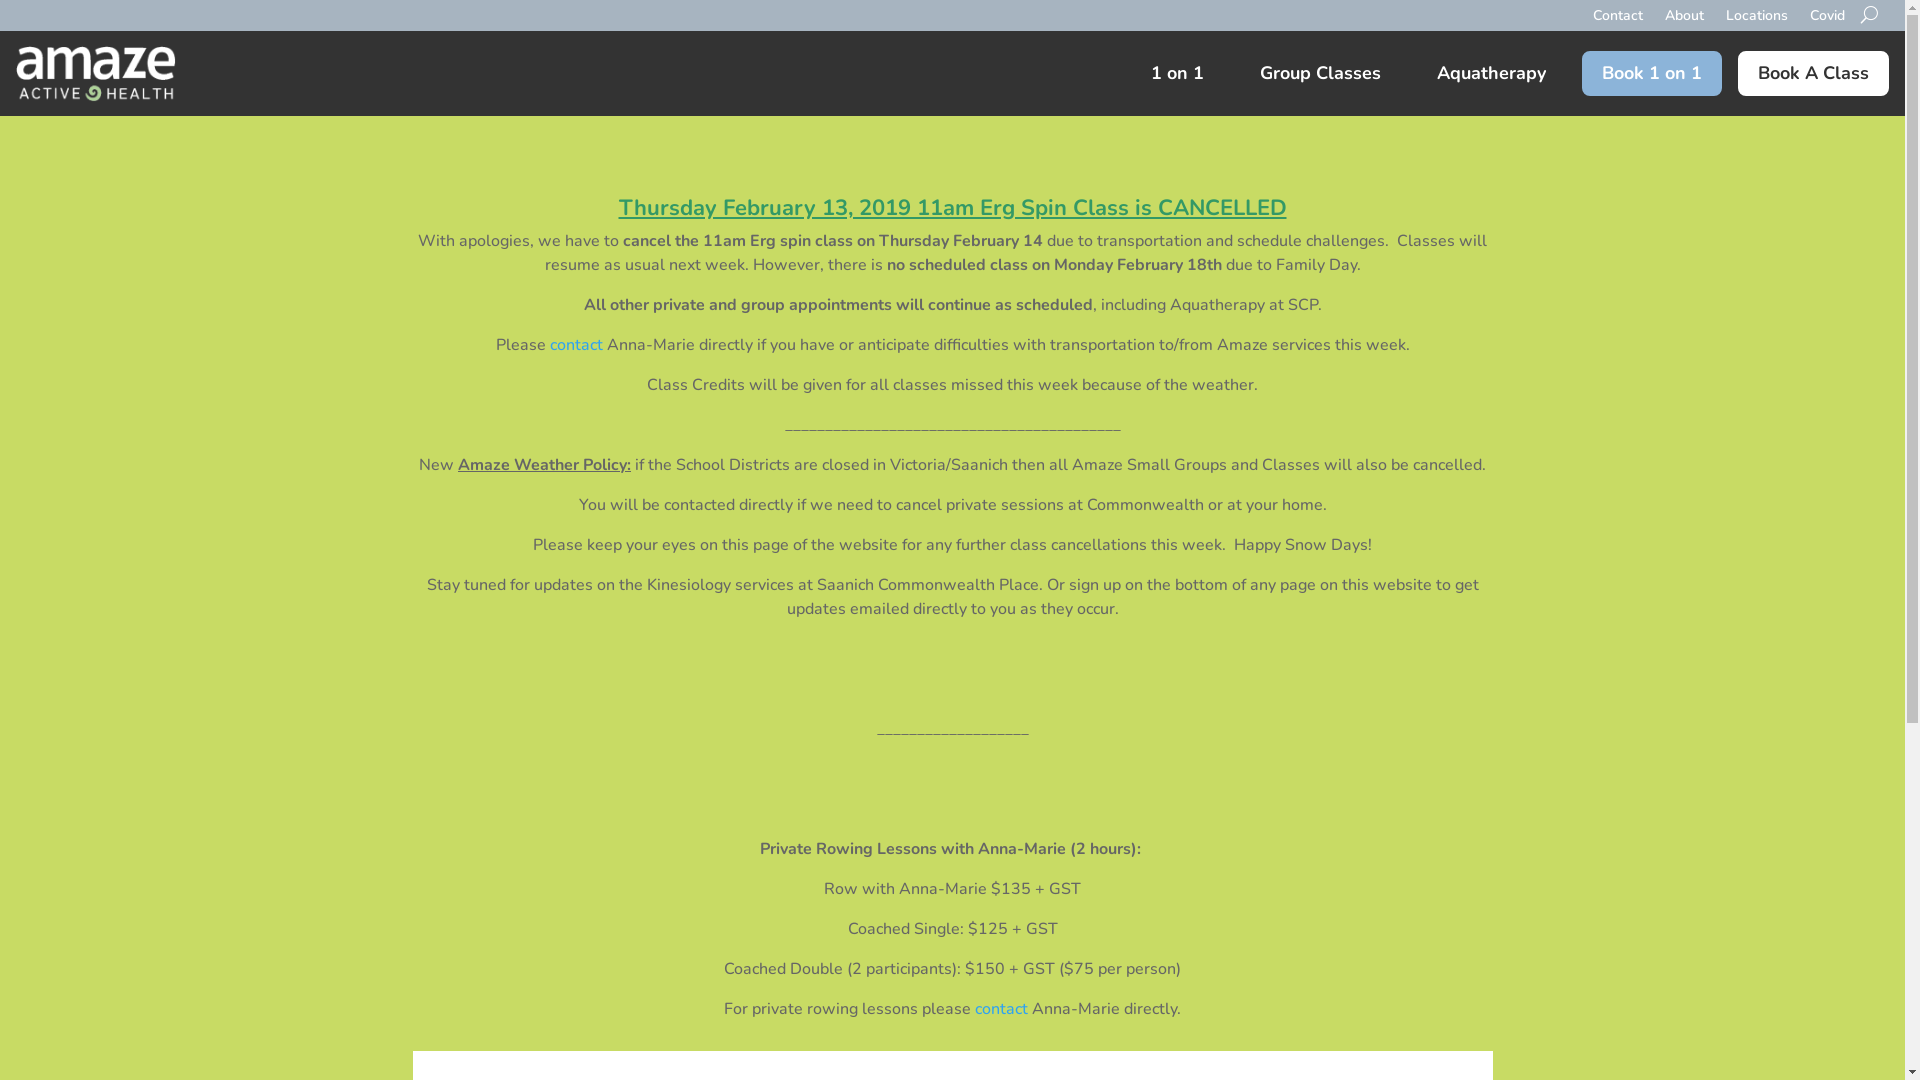  What do you see at coordinates (1592, 30) in the screenshot?
I see `'Contact'` at bounding box center [1592, 30].